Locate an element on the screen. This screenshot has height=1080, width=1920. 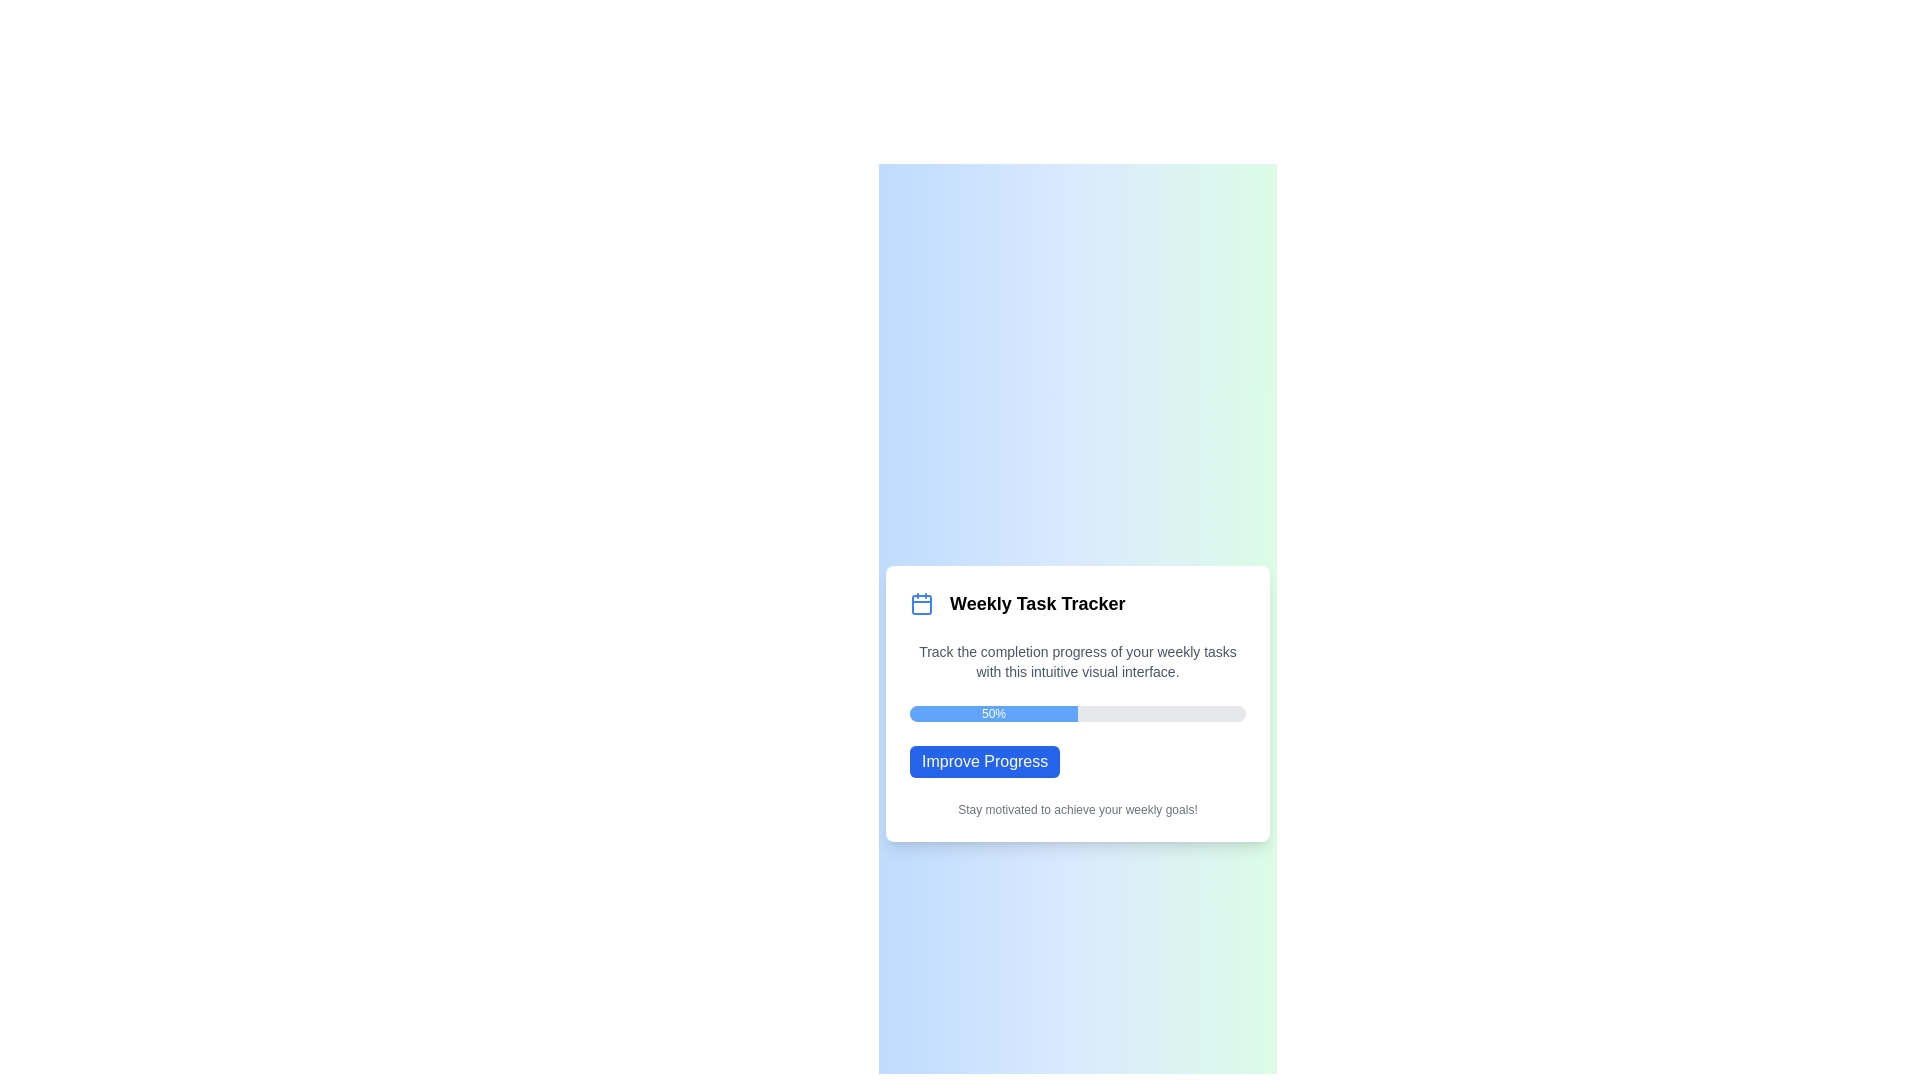
the main body of the calendar icon located within the 'Weekly Task Tracker' card, positioned below the header lines and above the horizontal separator is located at coordinates (920, 604).